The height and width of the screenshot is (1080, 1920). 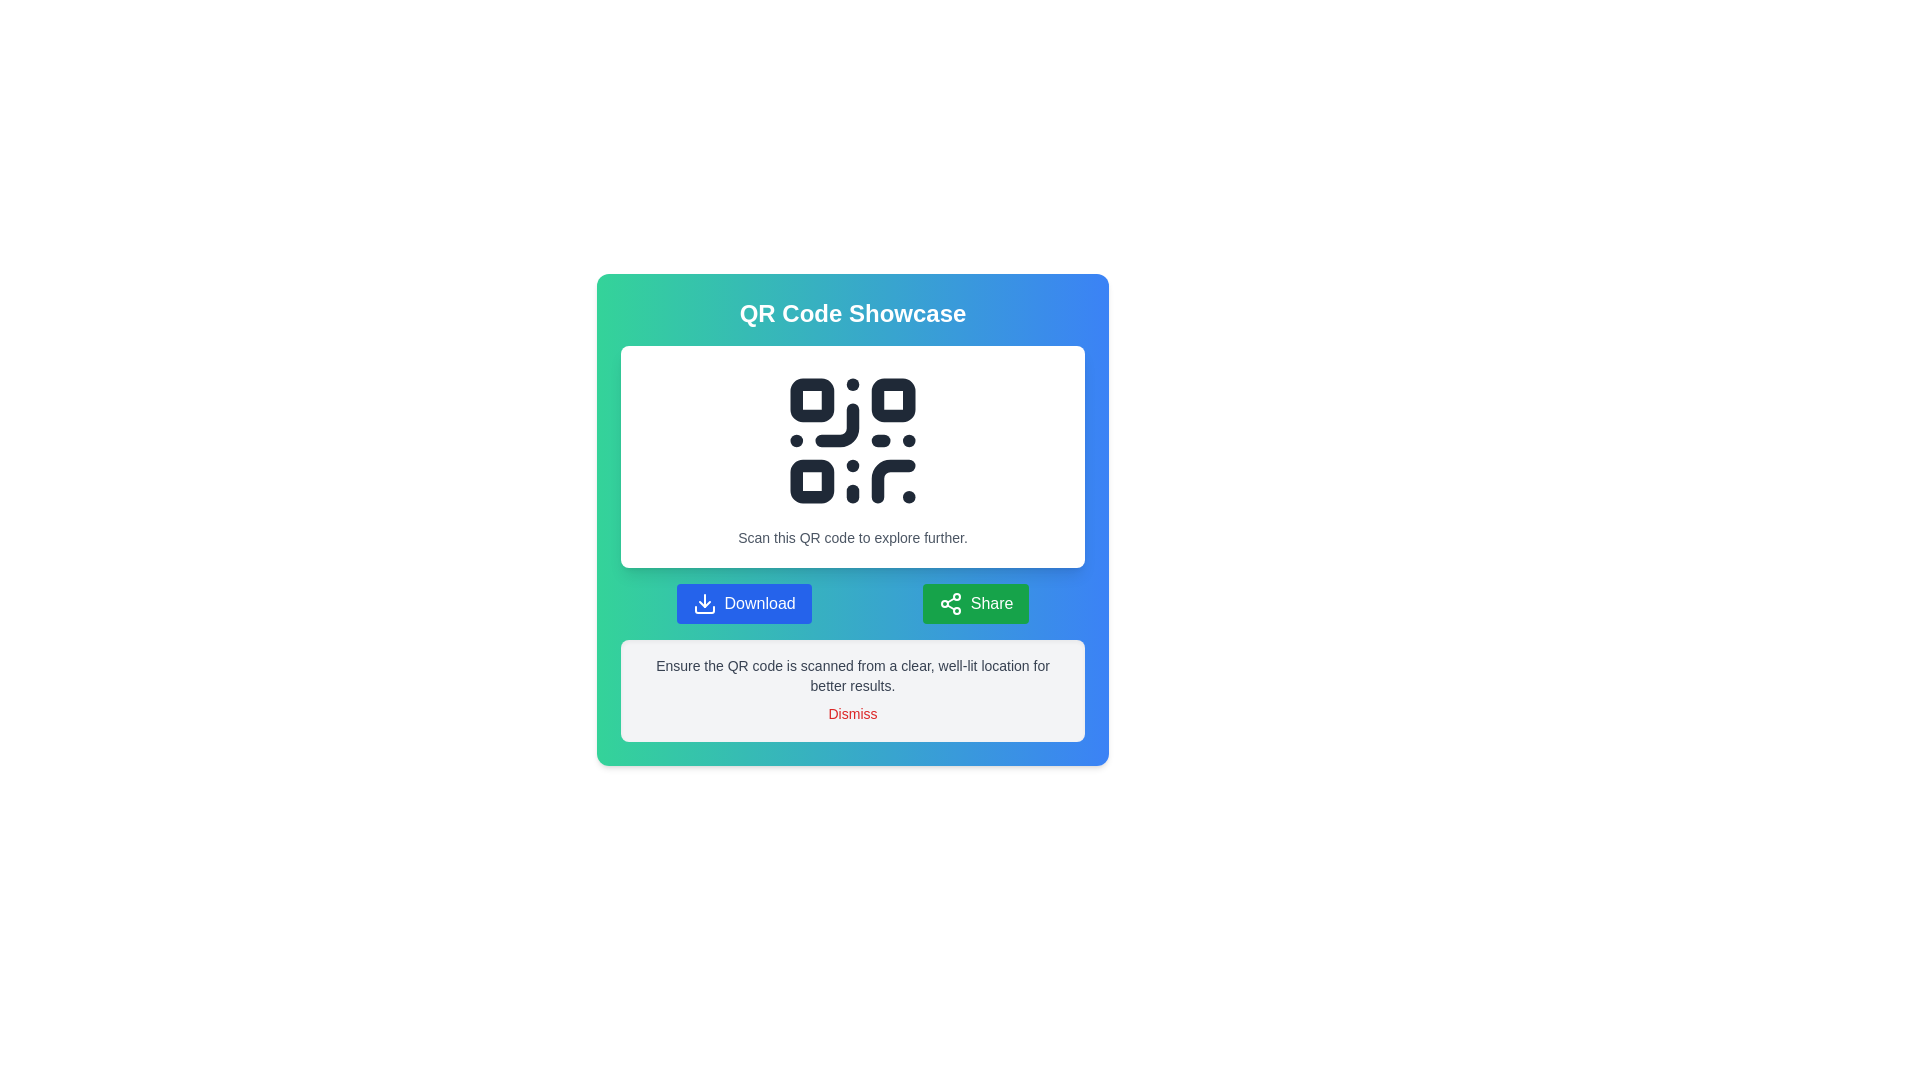 I want to click on the sharing icon located to the left of the green 'Share' button, which is positioned to the right of the 'Download' button below the QR code, so click(x=949, y=603).